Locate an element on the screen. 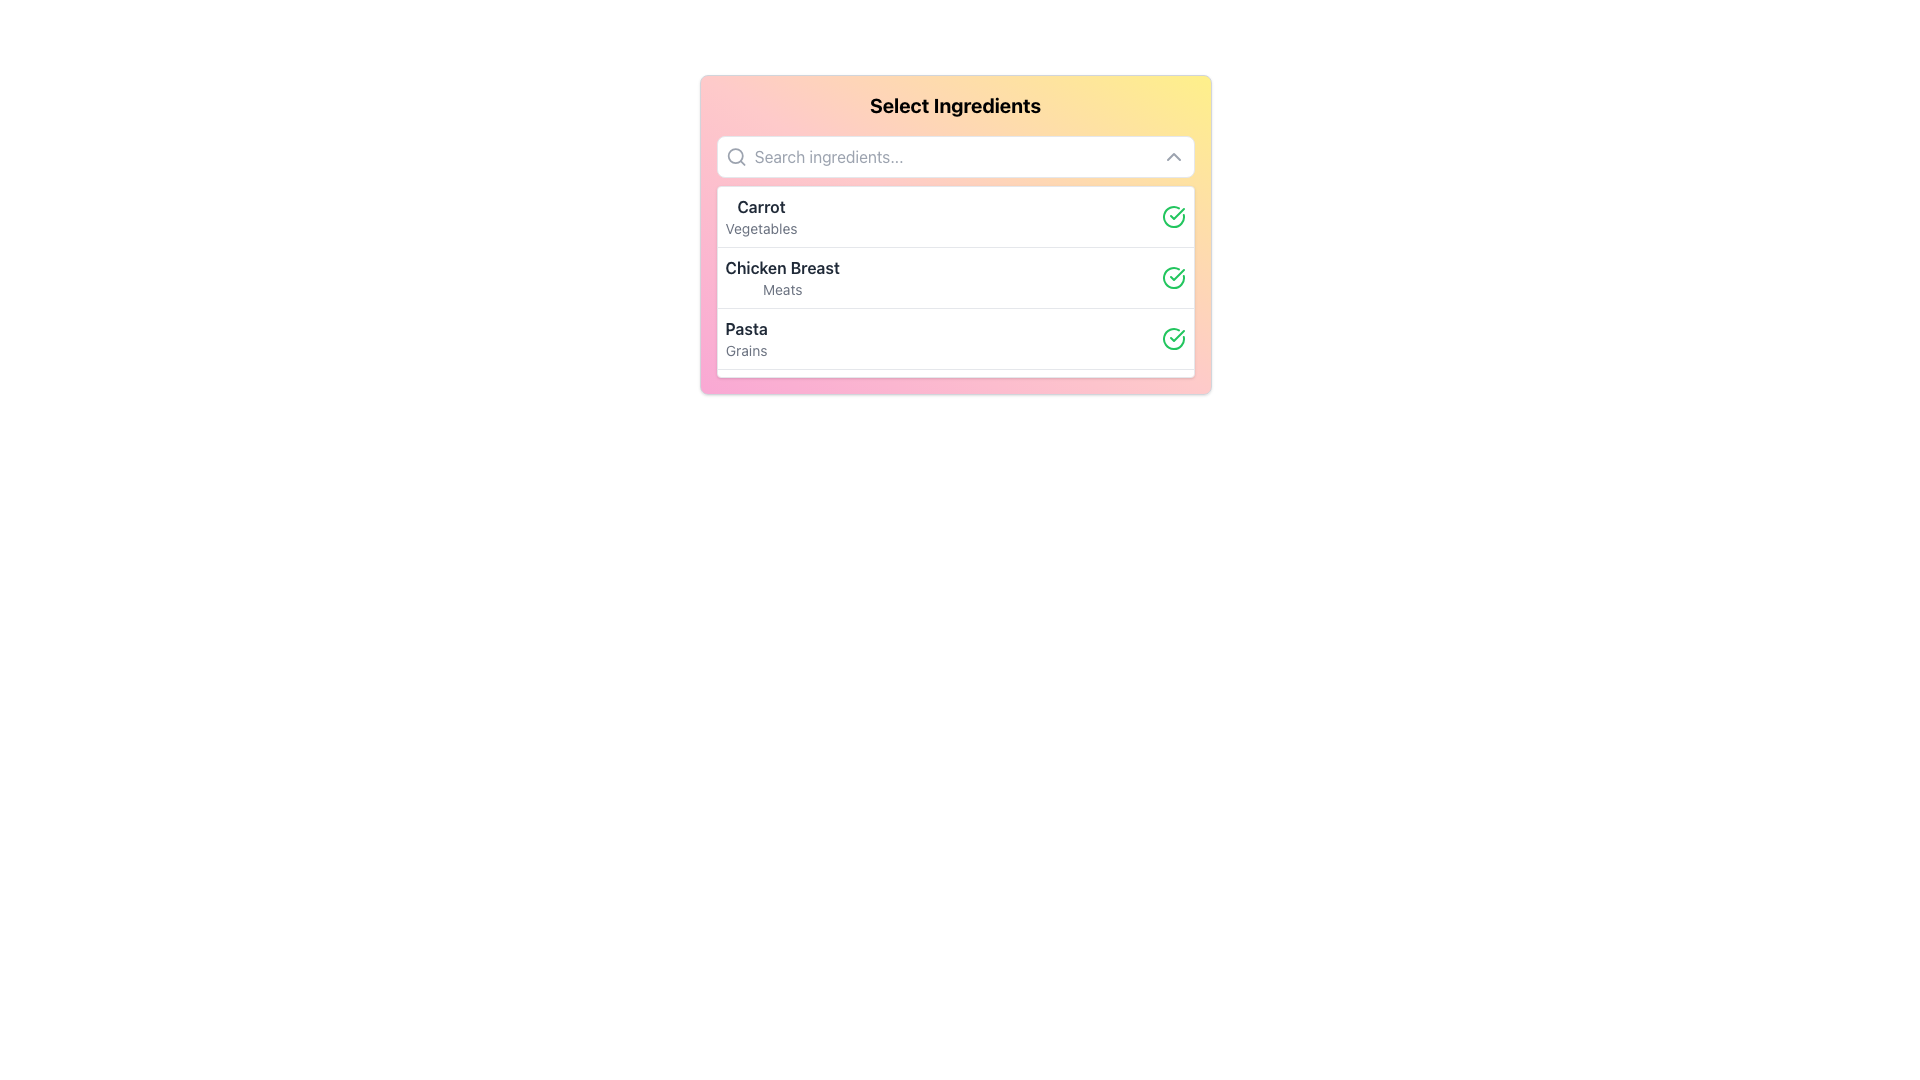 The image size is (1920, 1080). the magnifying glass icon located at the left boundary of the search bar within a white rounded text input bar at the top of the card is located at coordinates (735, 156).